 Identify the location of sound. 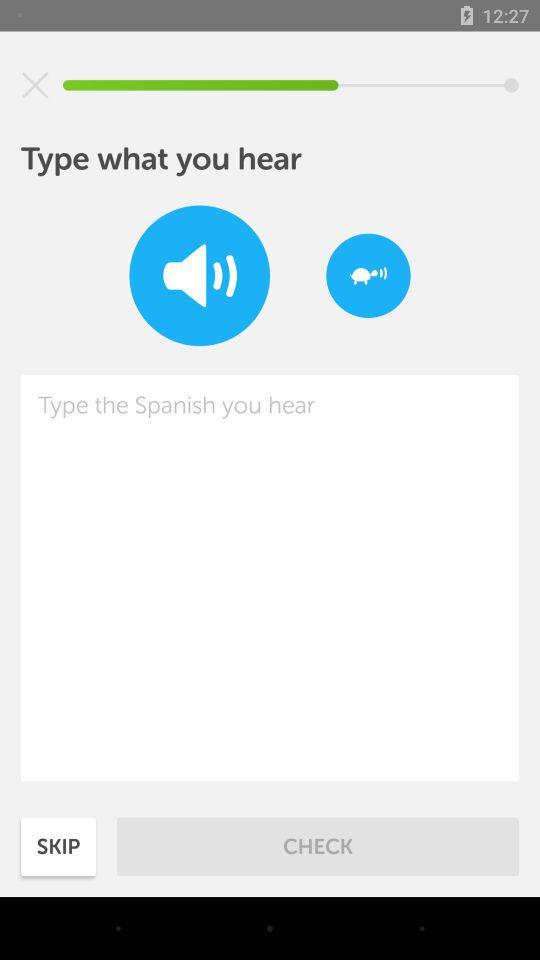
(199, 274).